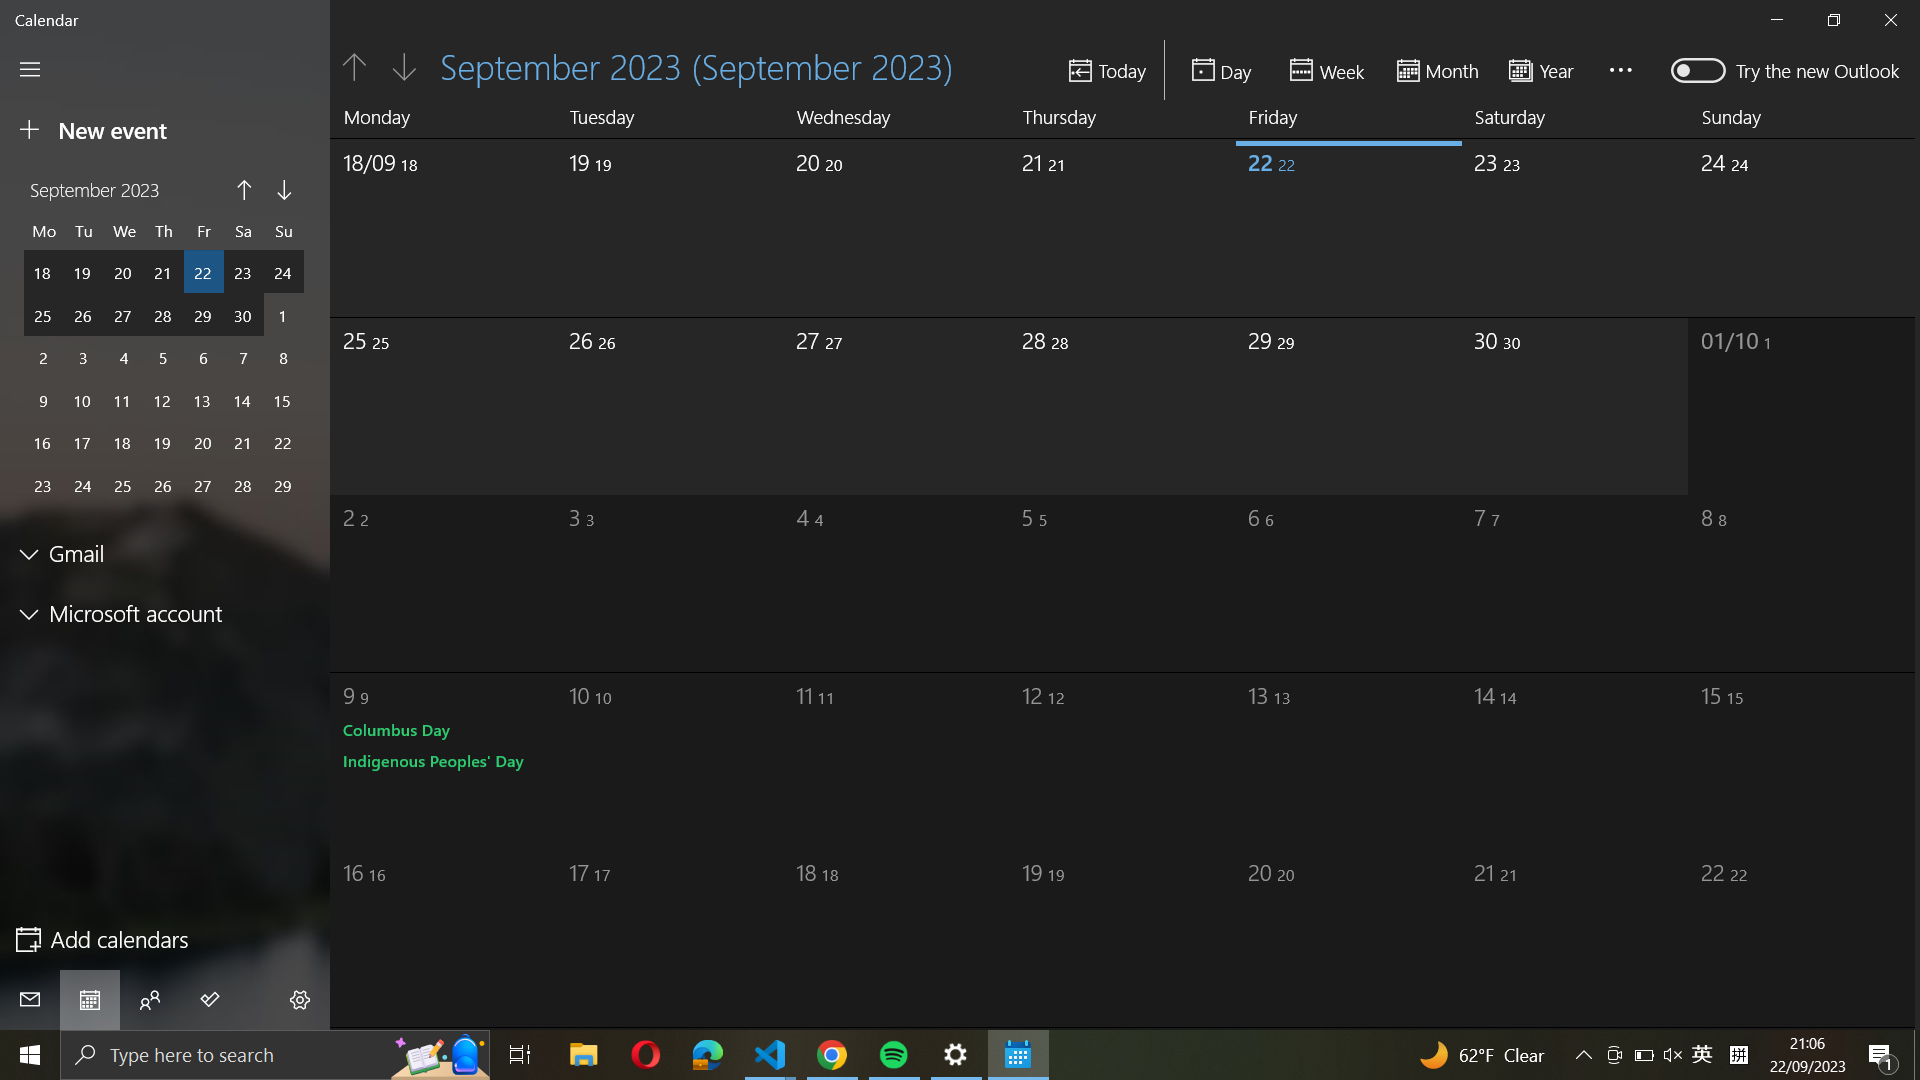 The width and height of the screenshot is (1920, 1080). I want to click on the final date of September, so click(1576, 220).